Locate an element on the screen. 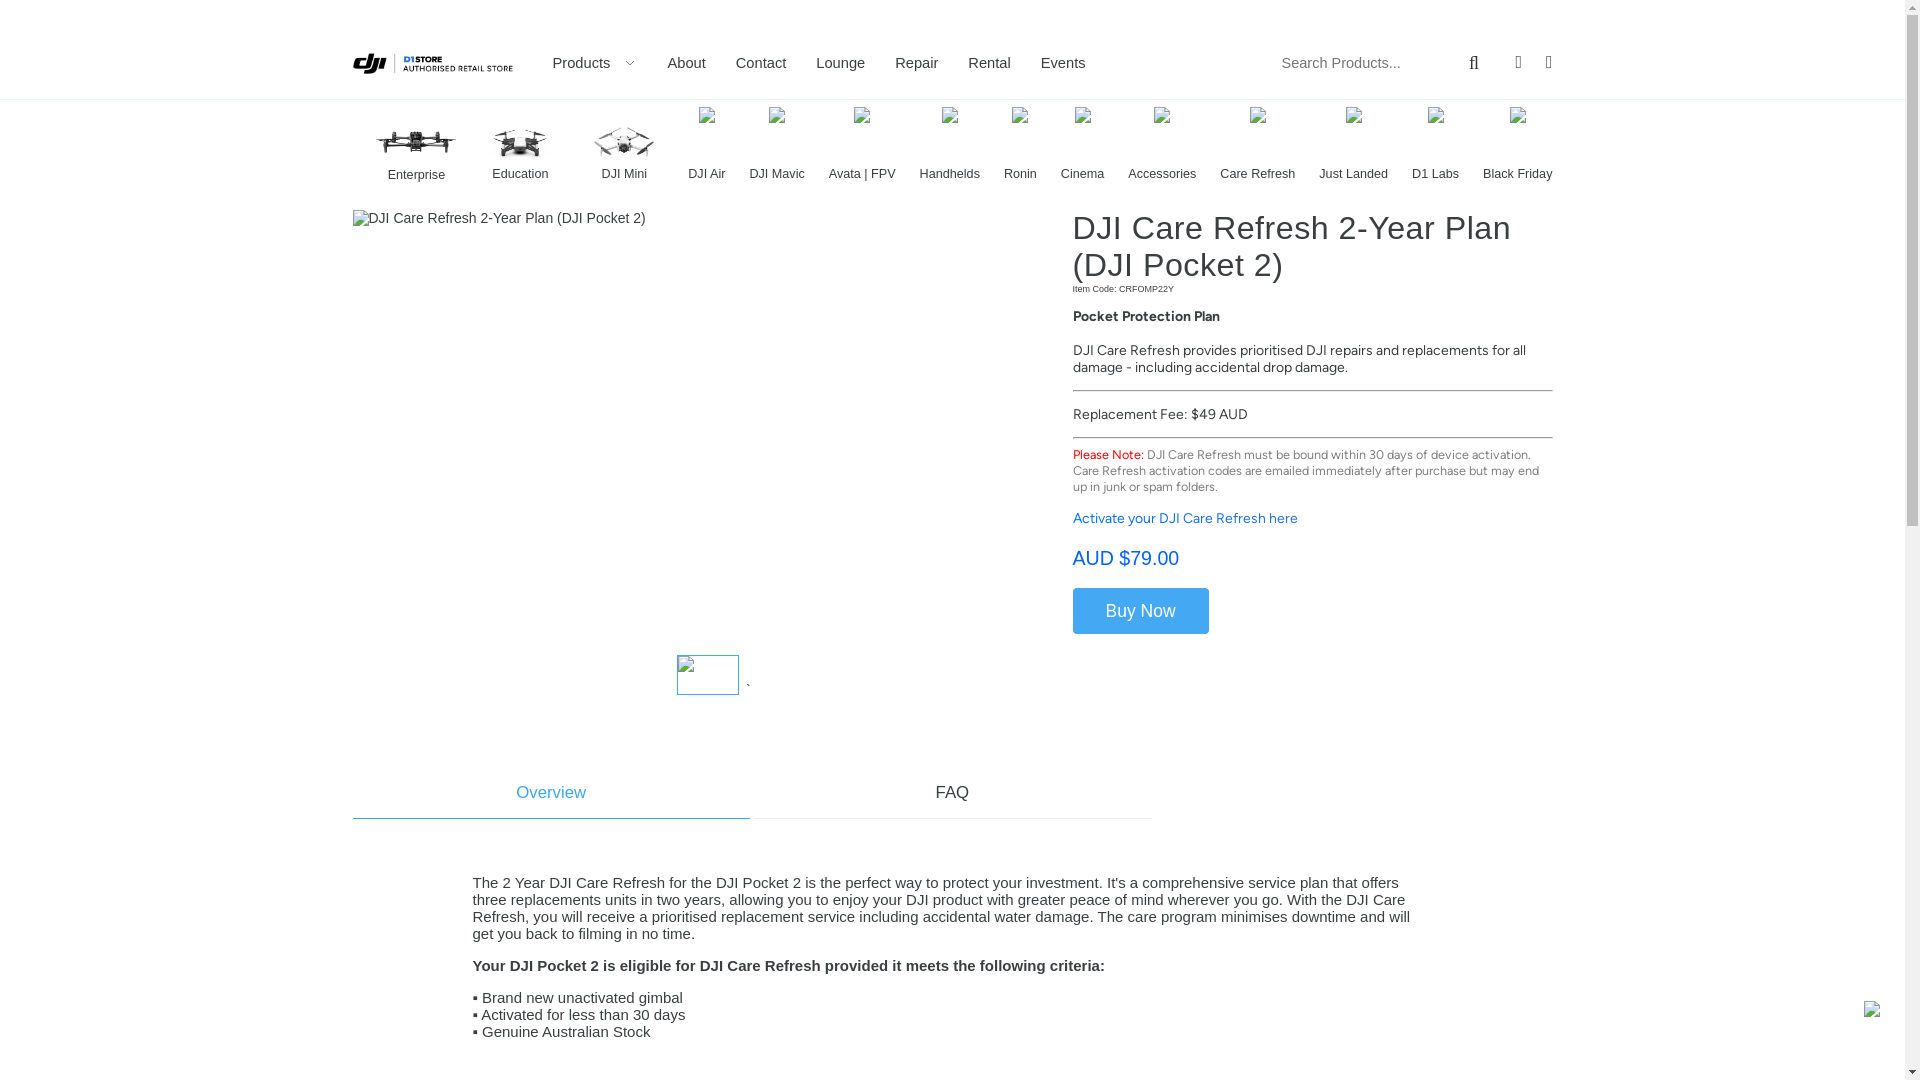 This screenshot has width=1920, height=1080. 'Accessories' is located at coordinates (1161, 143).